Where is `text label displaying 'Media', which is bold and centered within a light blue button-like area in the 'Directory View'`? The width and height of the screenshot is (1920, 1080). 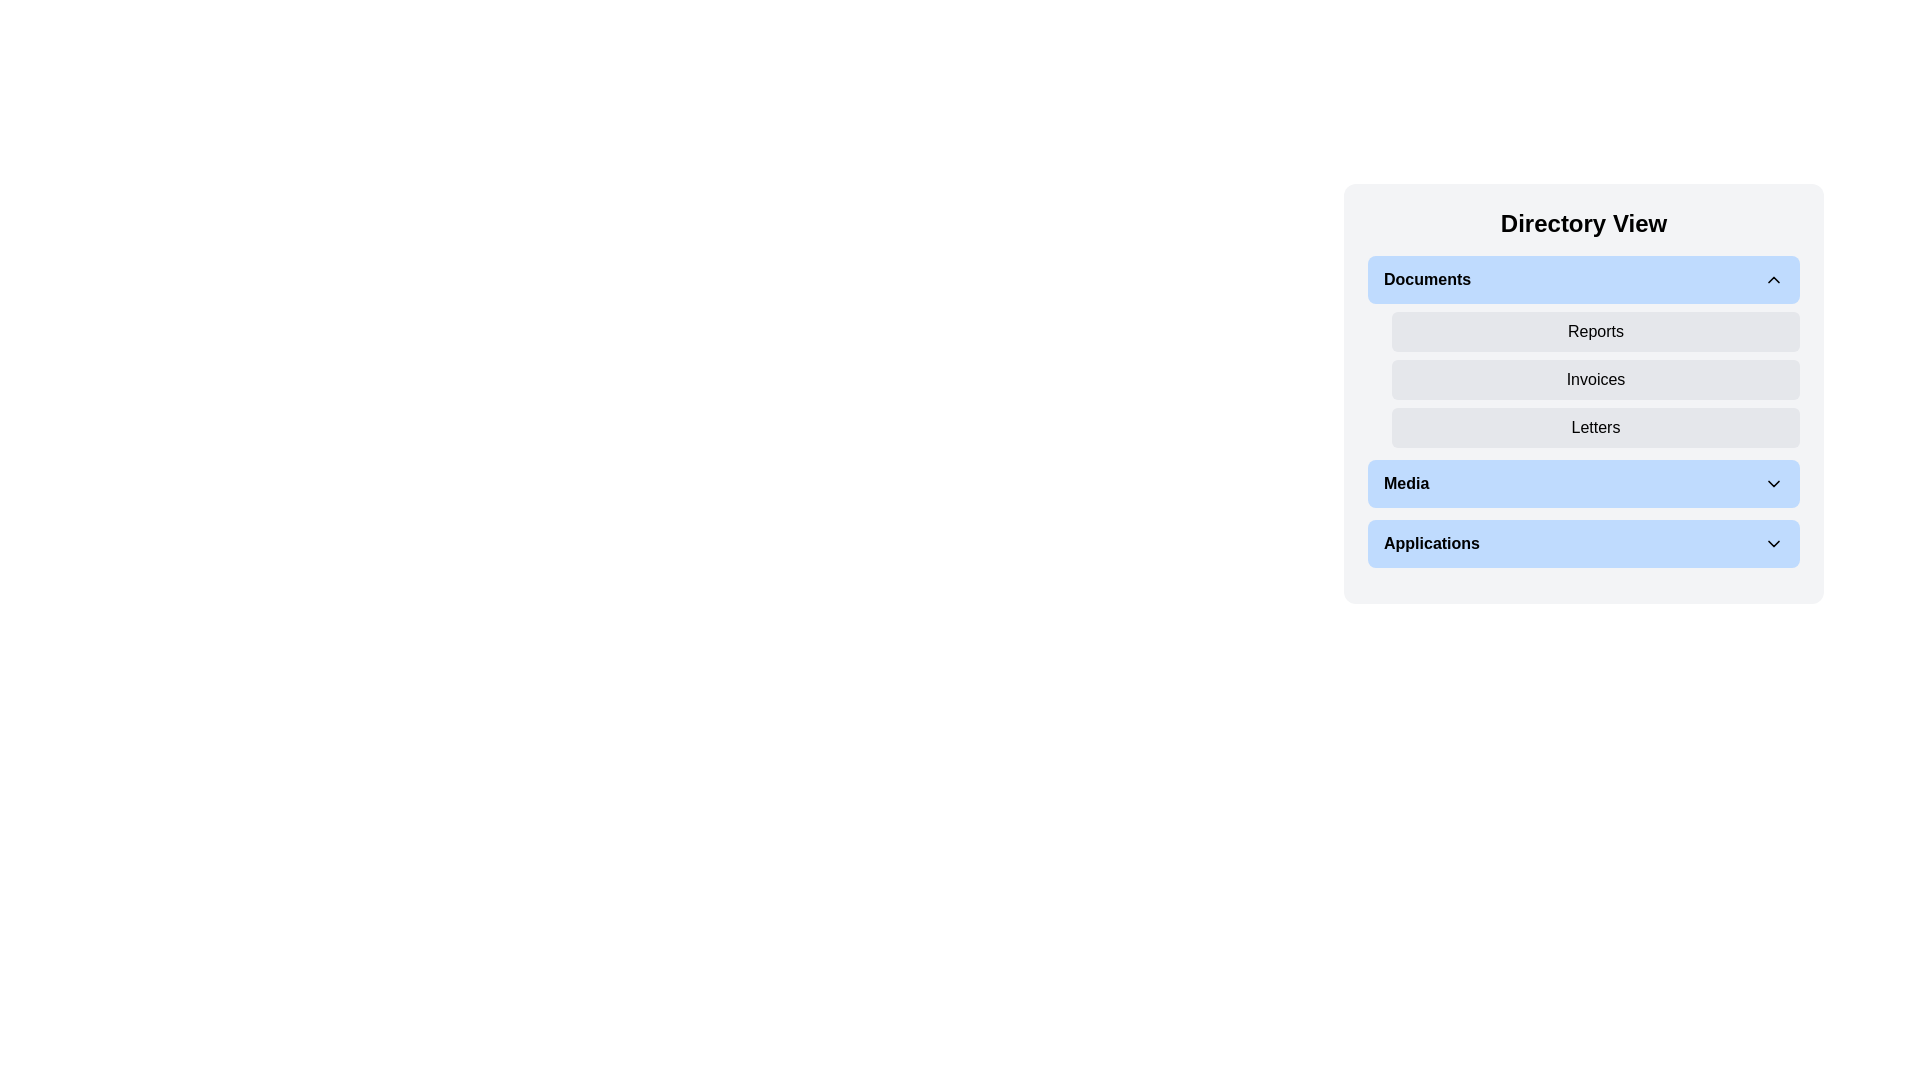 text label displaying 'Media', which is bold and centered within a light blue button-like area in the 'Directory View' is located at coordinates (1405, 483).